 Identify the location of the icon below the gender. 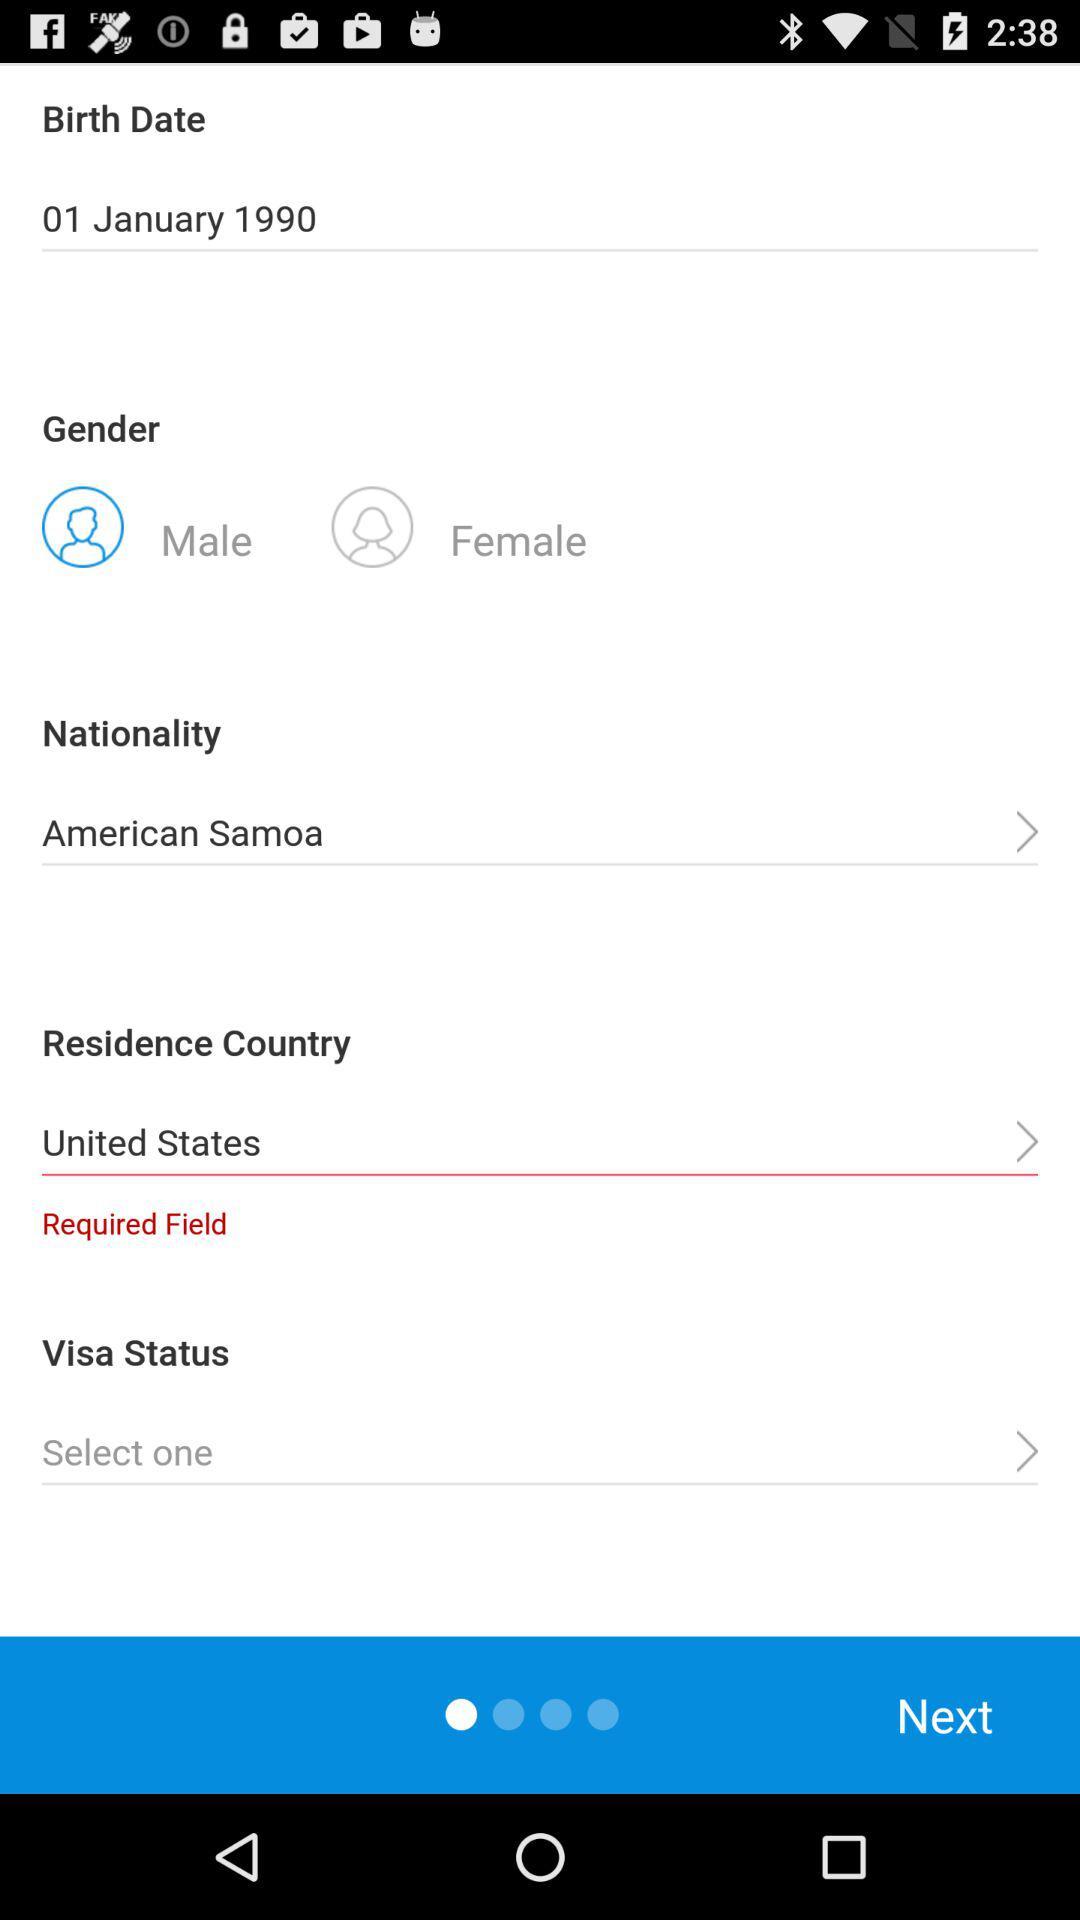
(146, 525).